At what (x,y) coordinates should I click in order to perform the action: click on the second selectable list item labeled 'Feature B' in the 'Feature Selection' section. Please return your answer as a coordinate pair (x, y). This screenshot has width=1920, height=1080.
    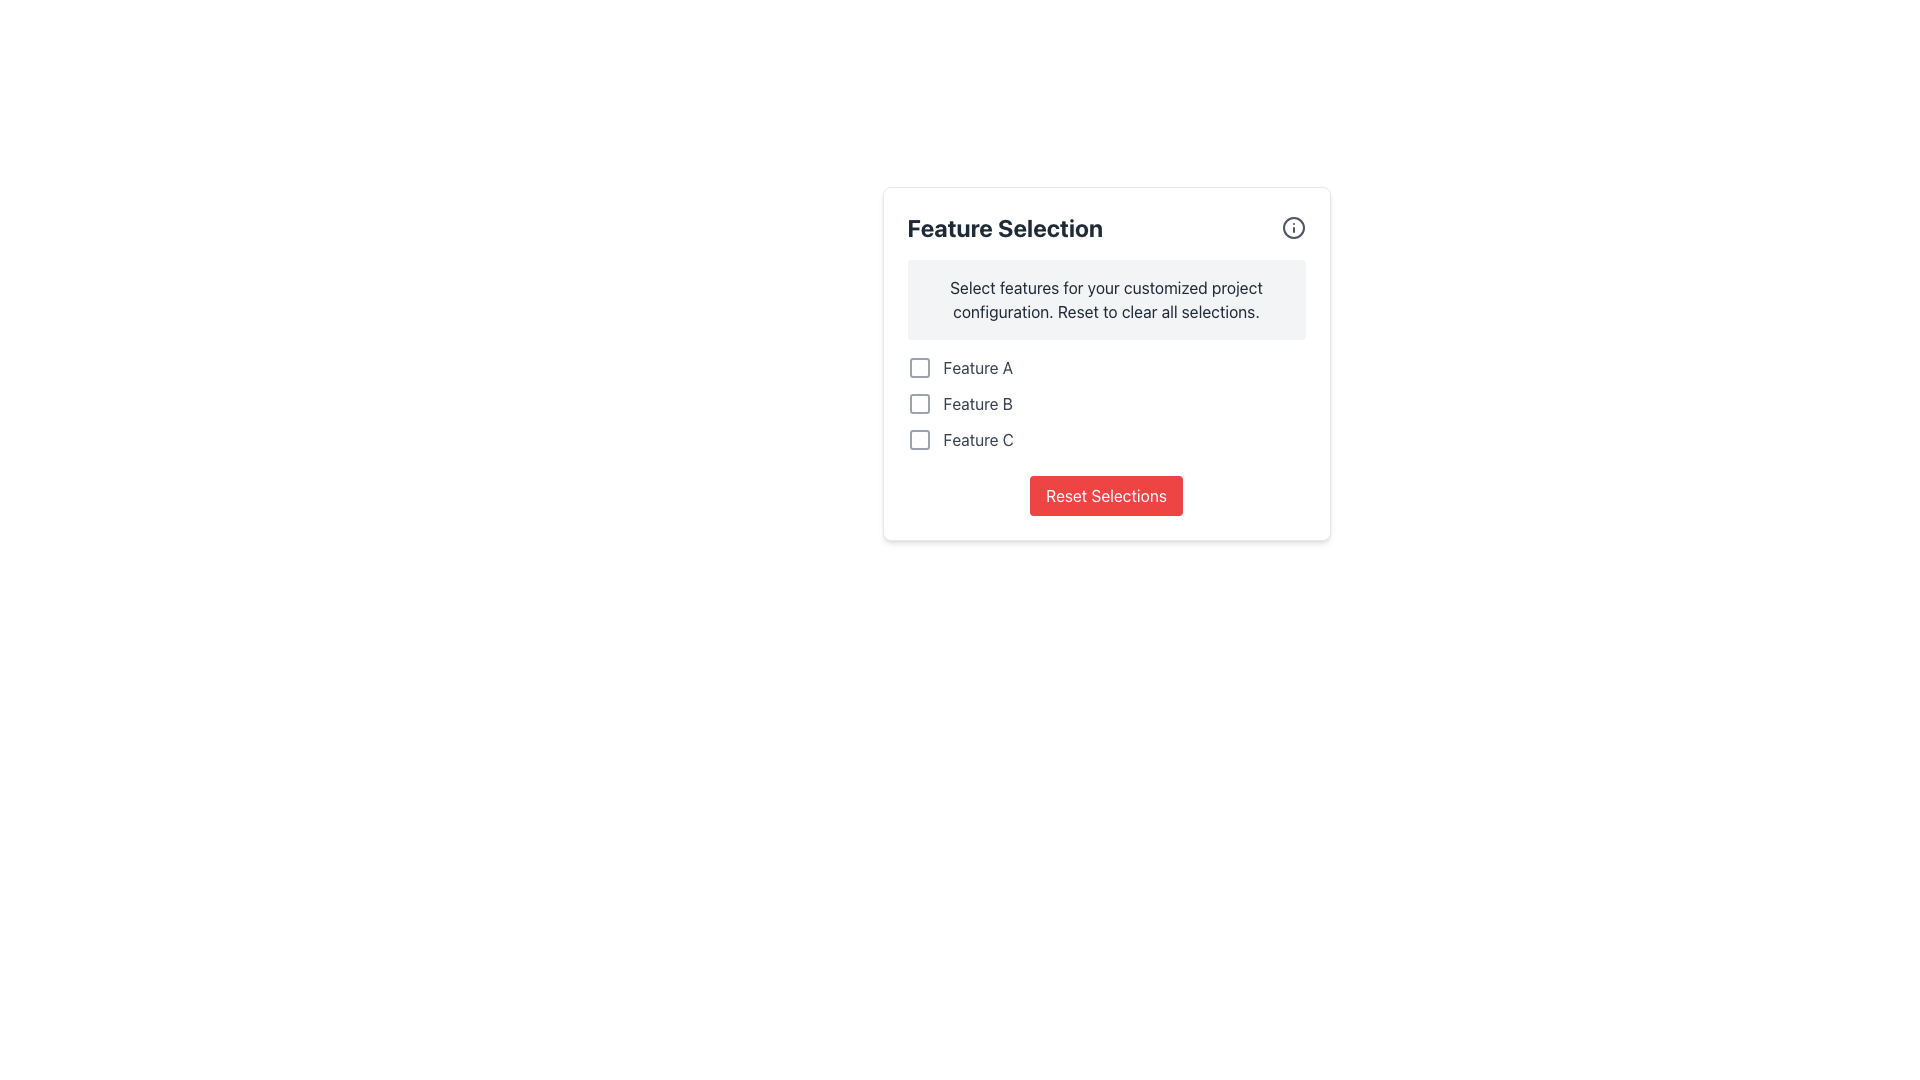
    Looking at the image, I should click on (1105, 404).